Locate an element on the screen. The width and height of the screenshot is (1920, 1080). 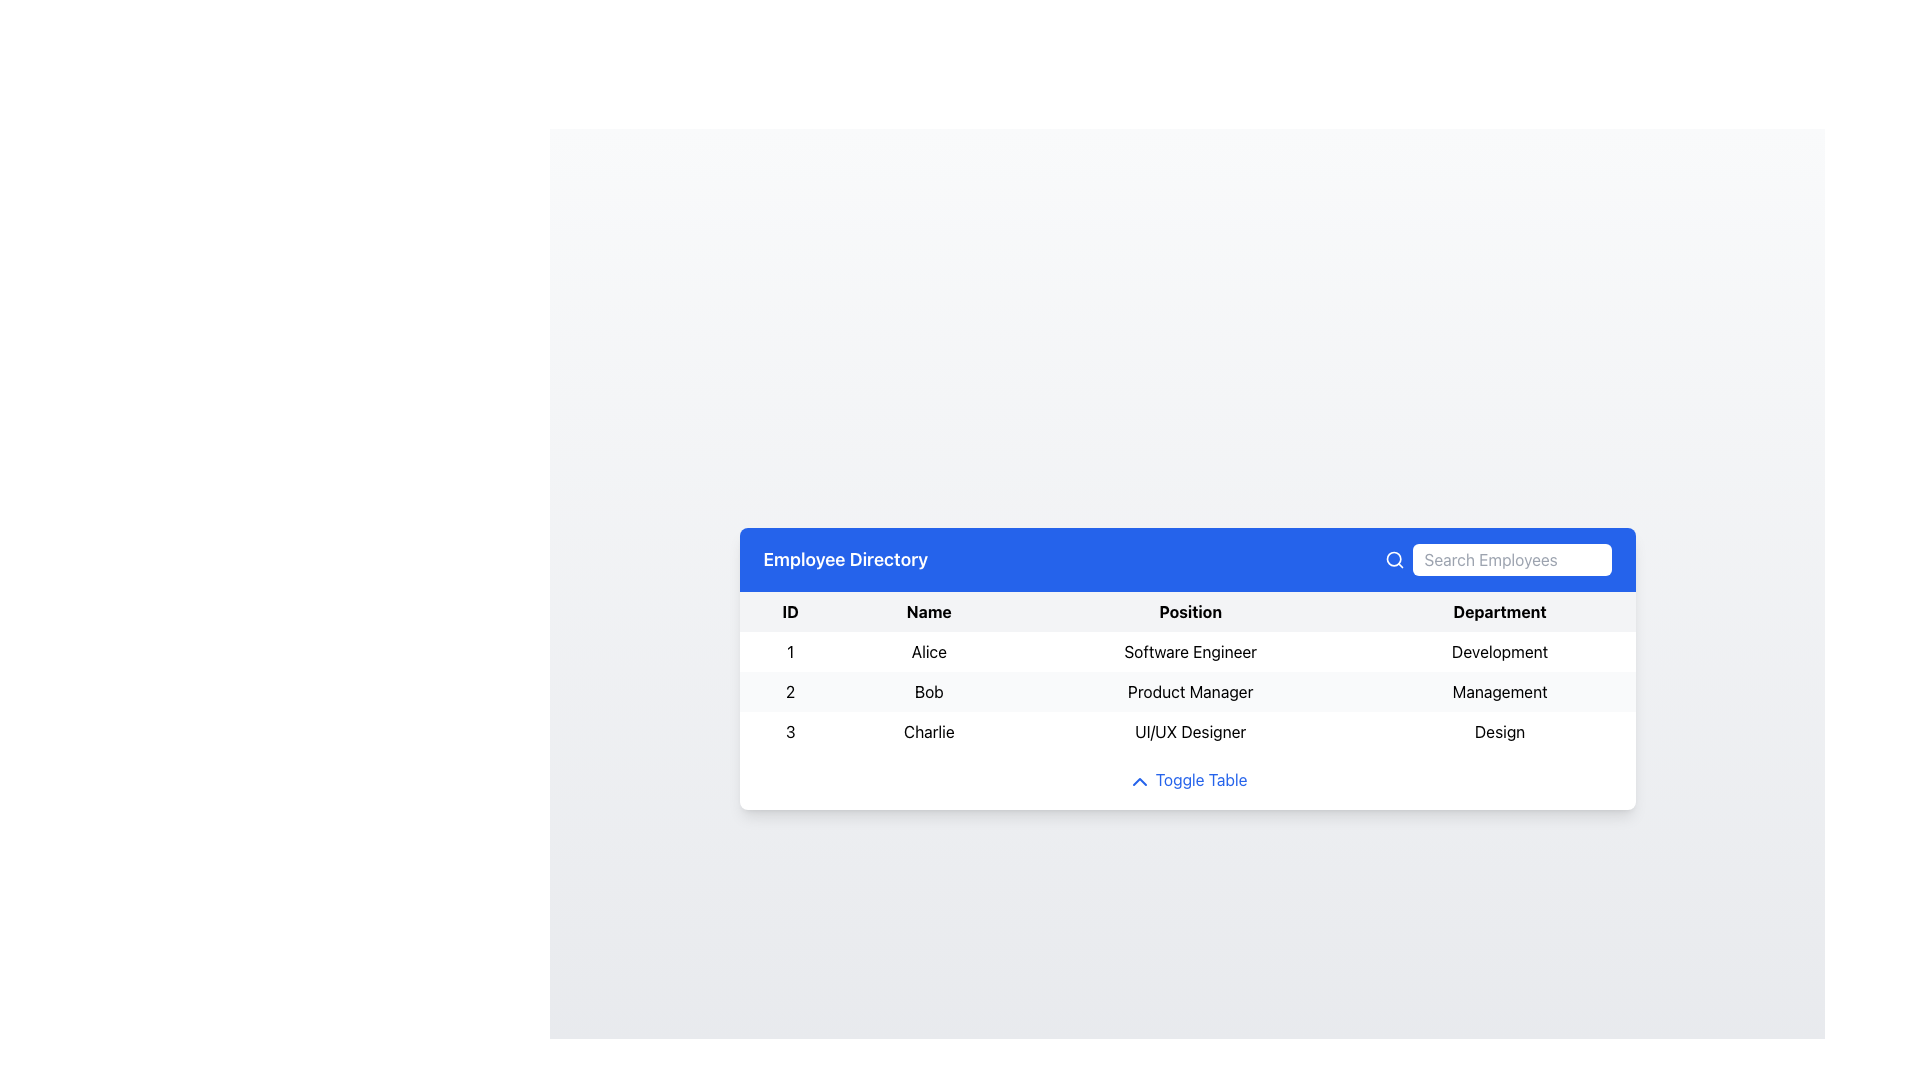
the 'ID' text label, which is the first header item in a table layout, styled in bold with padding is located at coordinates (789, 611).